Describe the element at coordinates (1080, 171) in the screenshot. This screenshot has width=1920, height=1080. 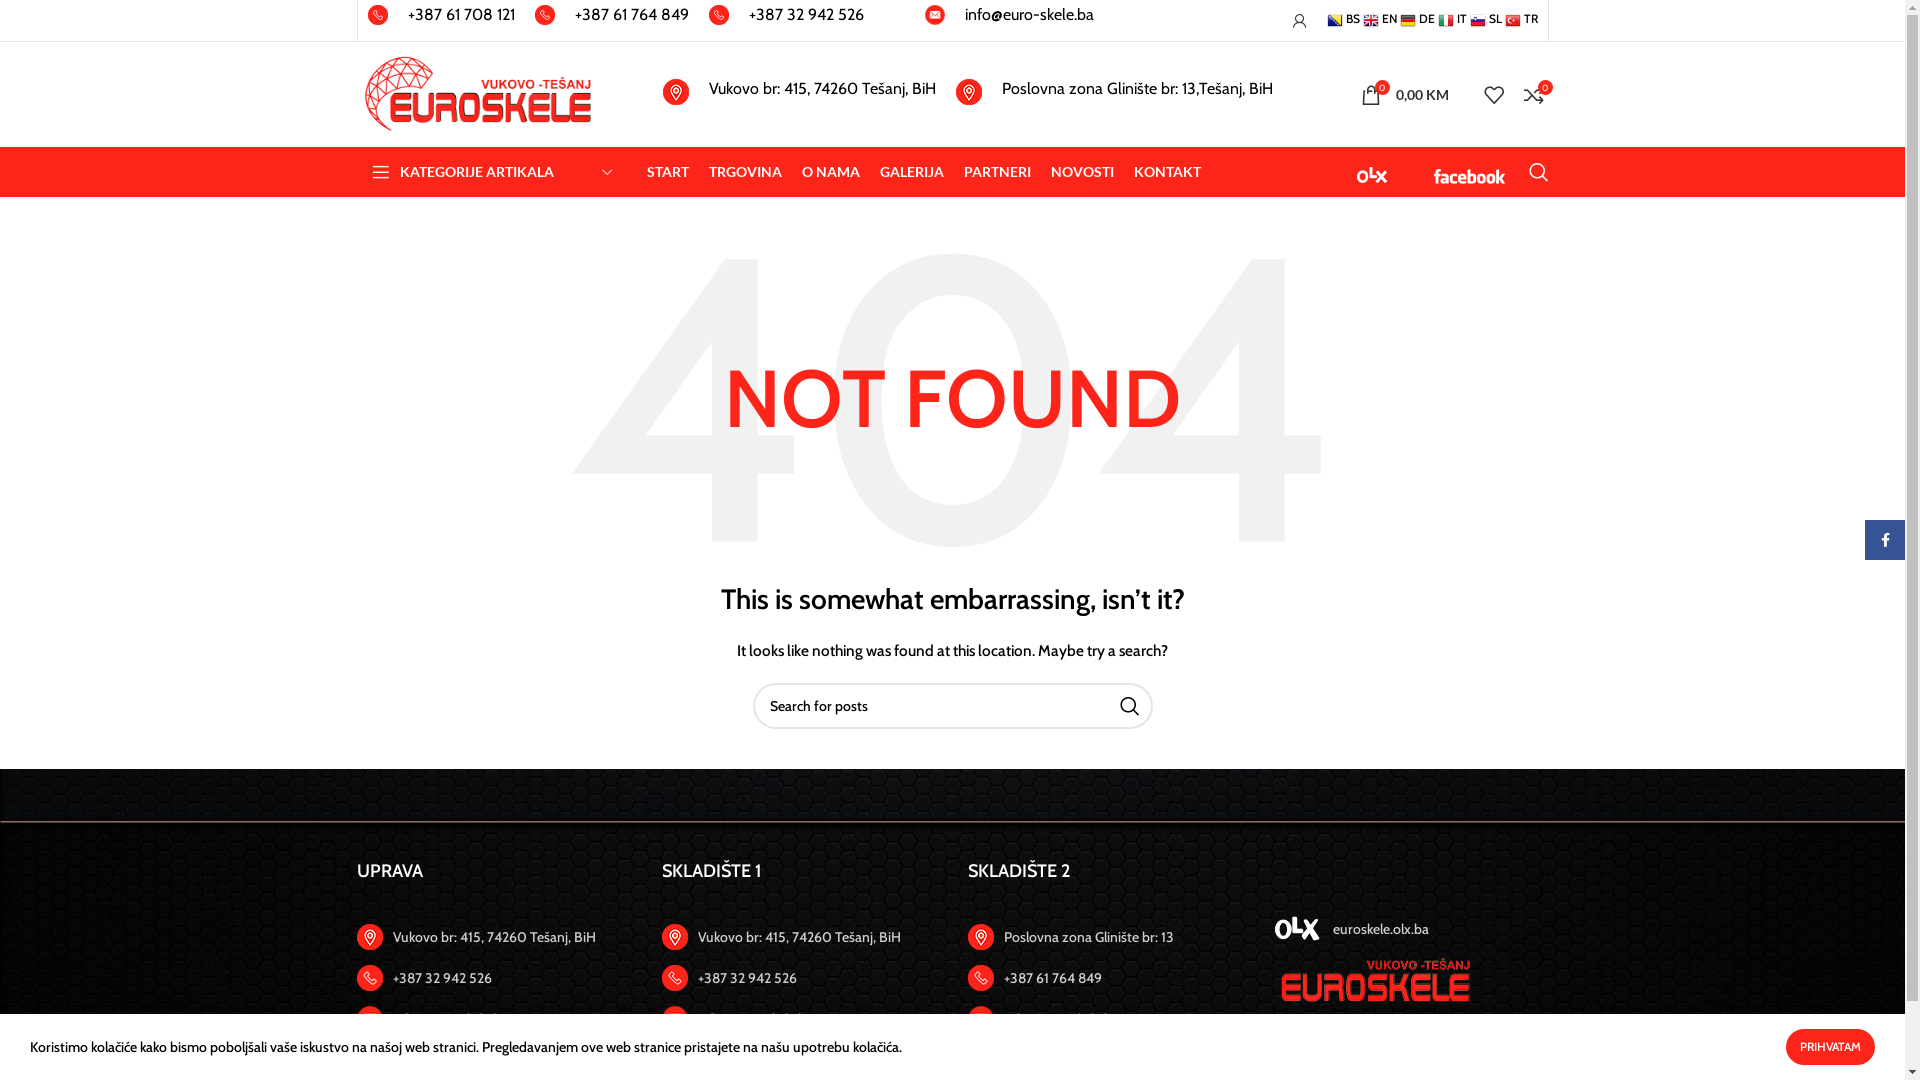
I see `'NOVOSTI'` at that location.